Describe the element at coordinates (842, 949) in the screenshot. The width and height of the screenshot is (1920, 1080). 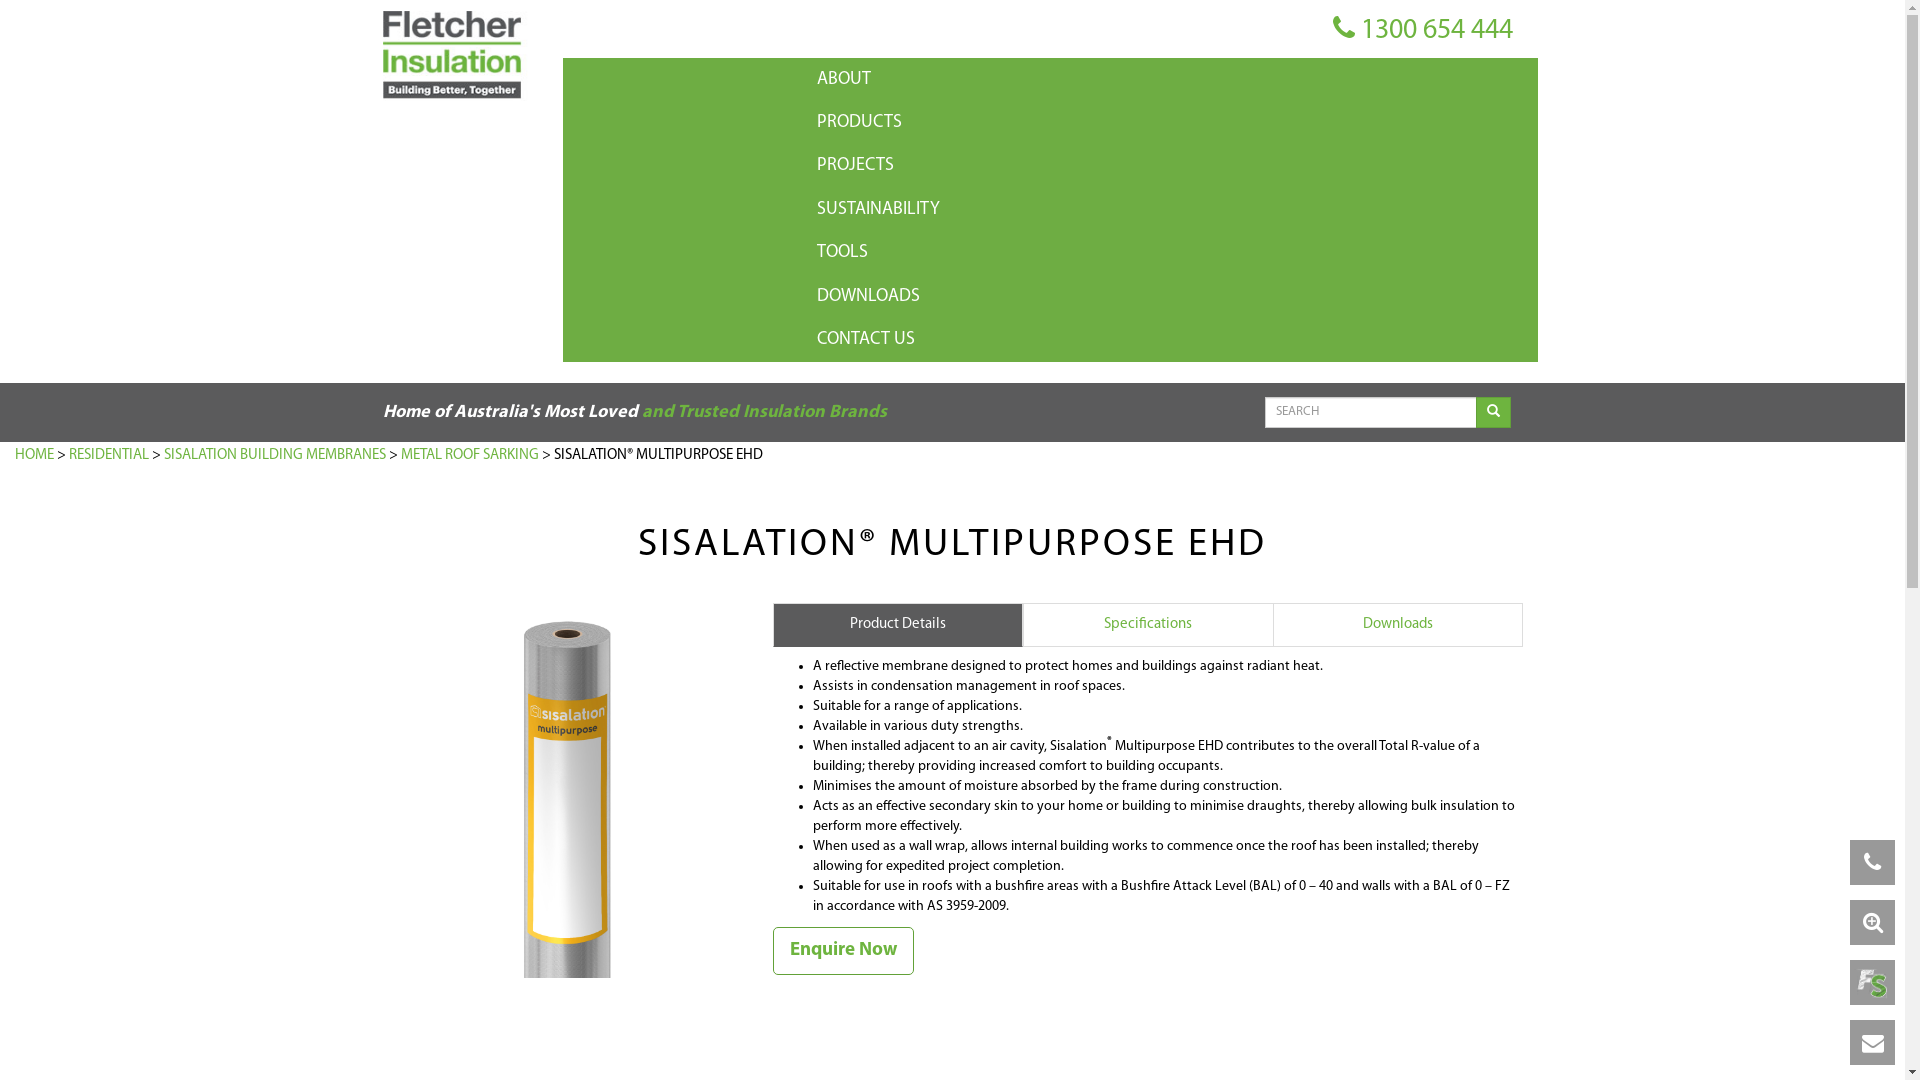
I see `'Enquire Now'` at that location.